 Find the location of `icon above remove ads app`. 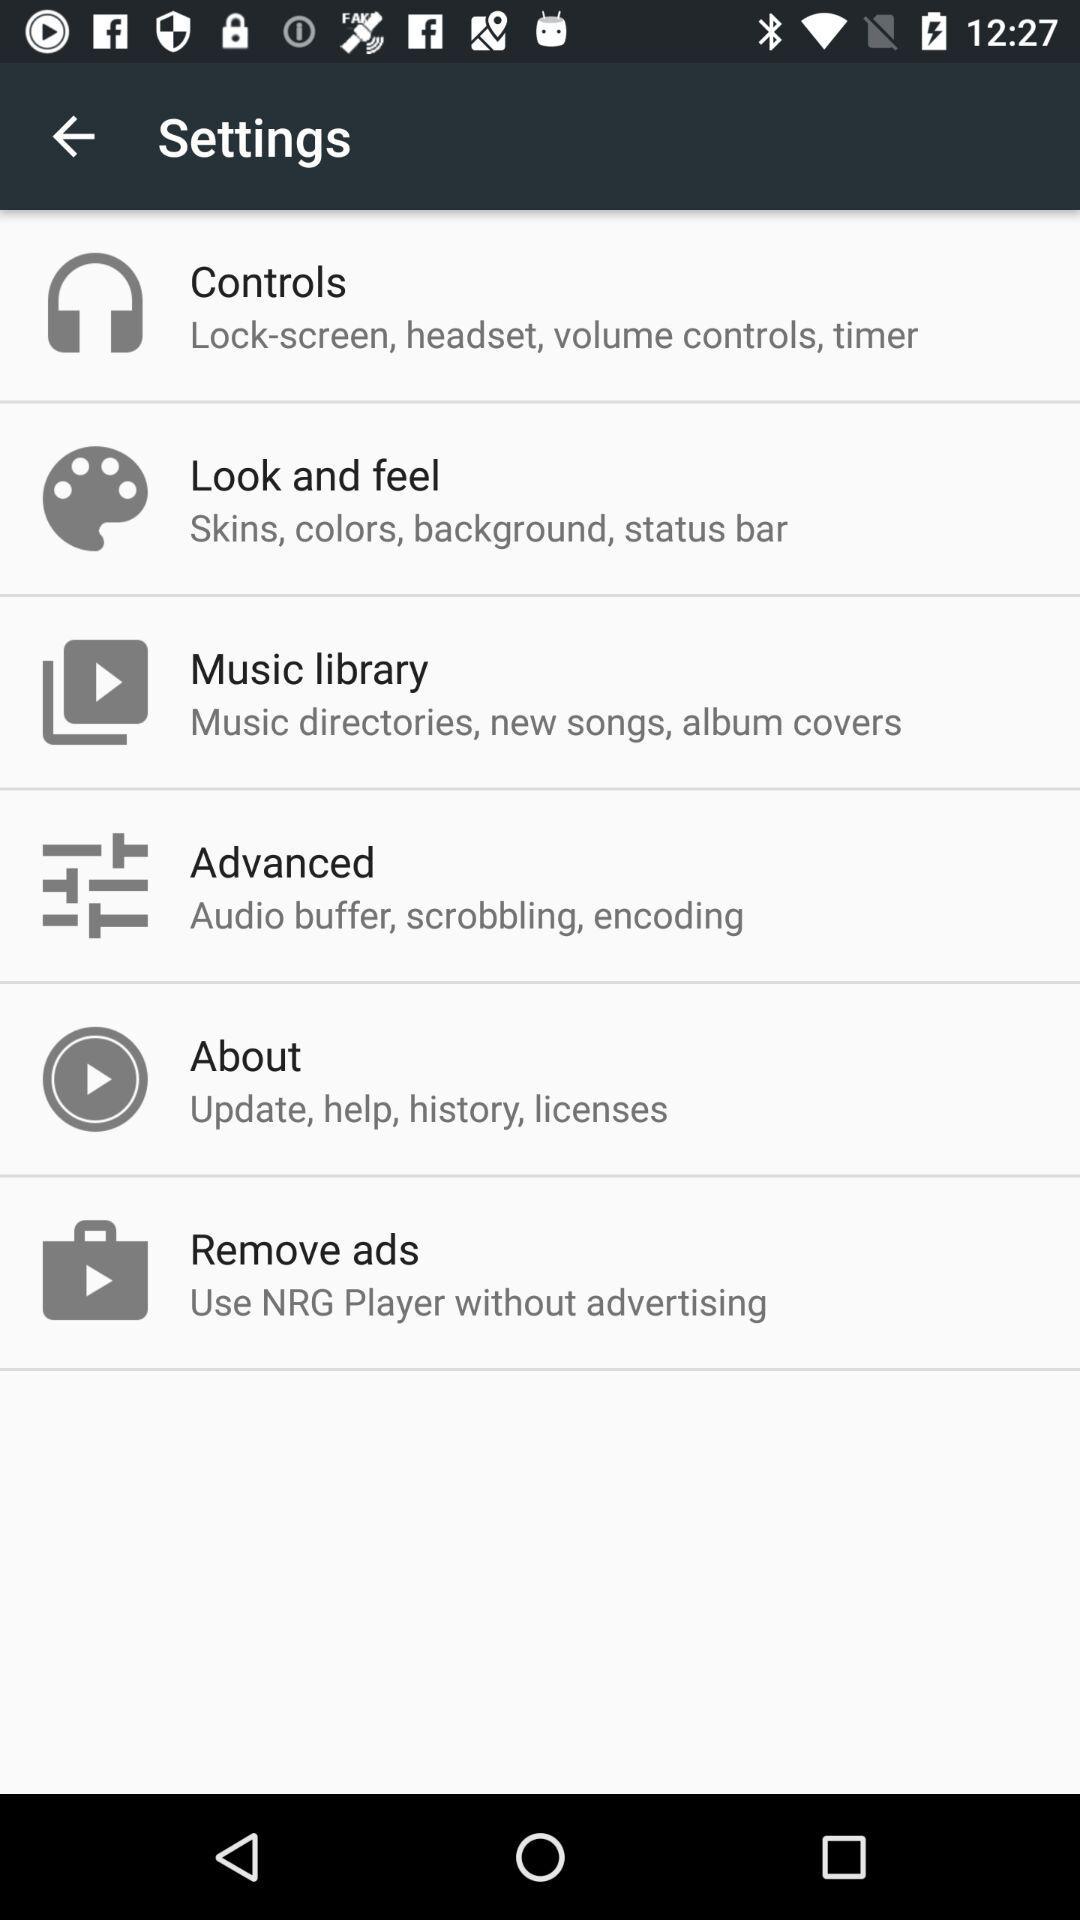

icon above remove ads app is located at coordinates (427, 1106).